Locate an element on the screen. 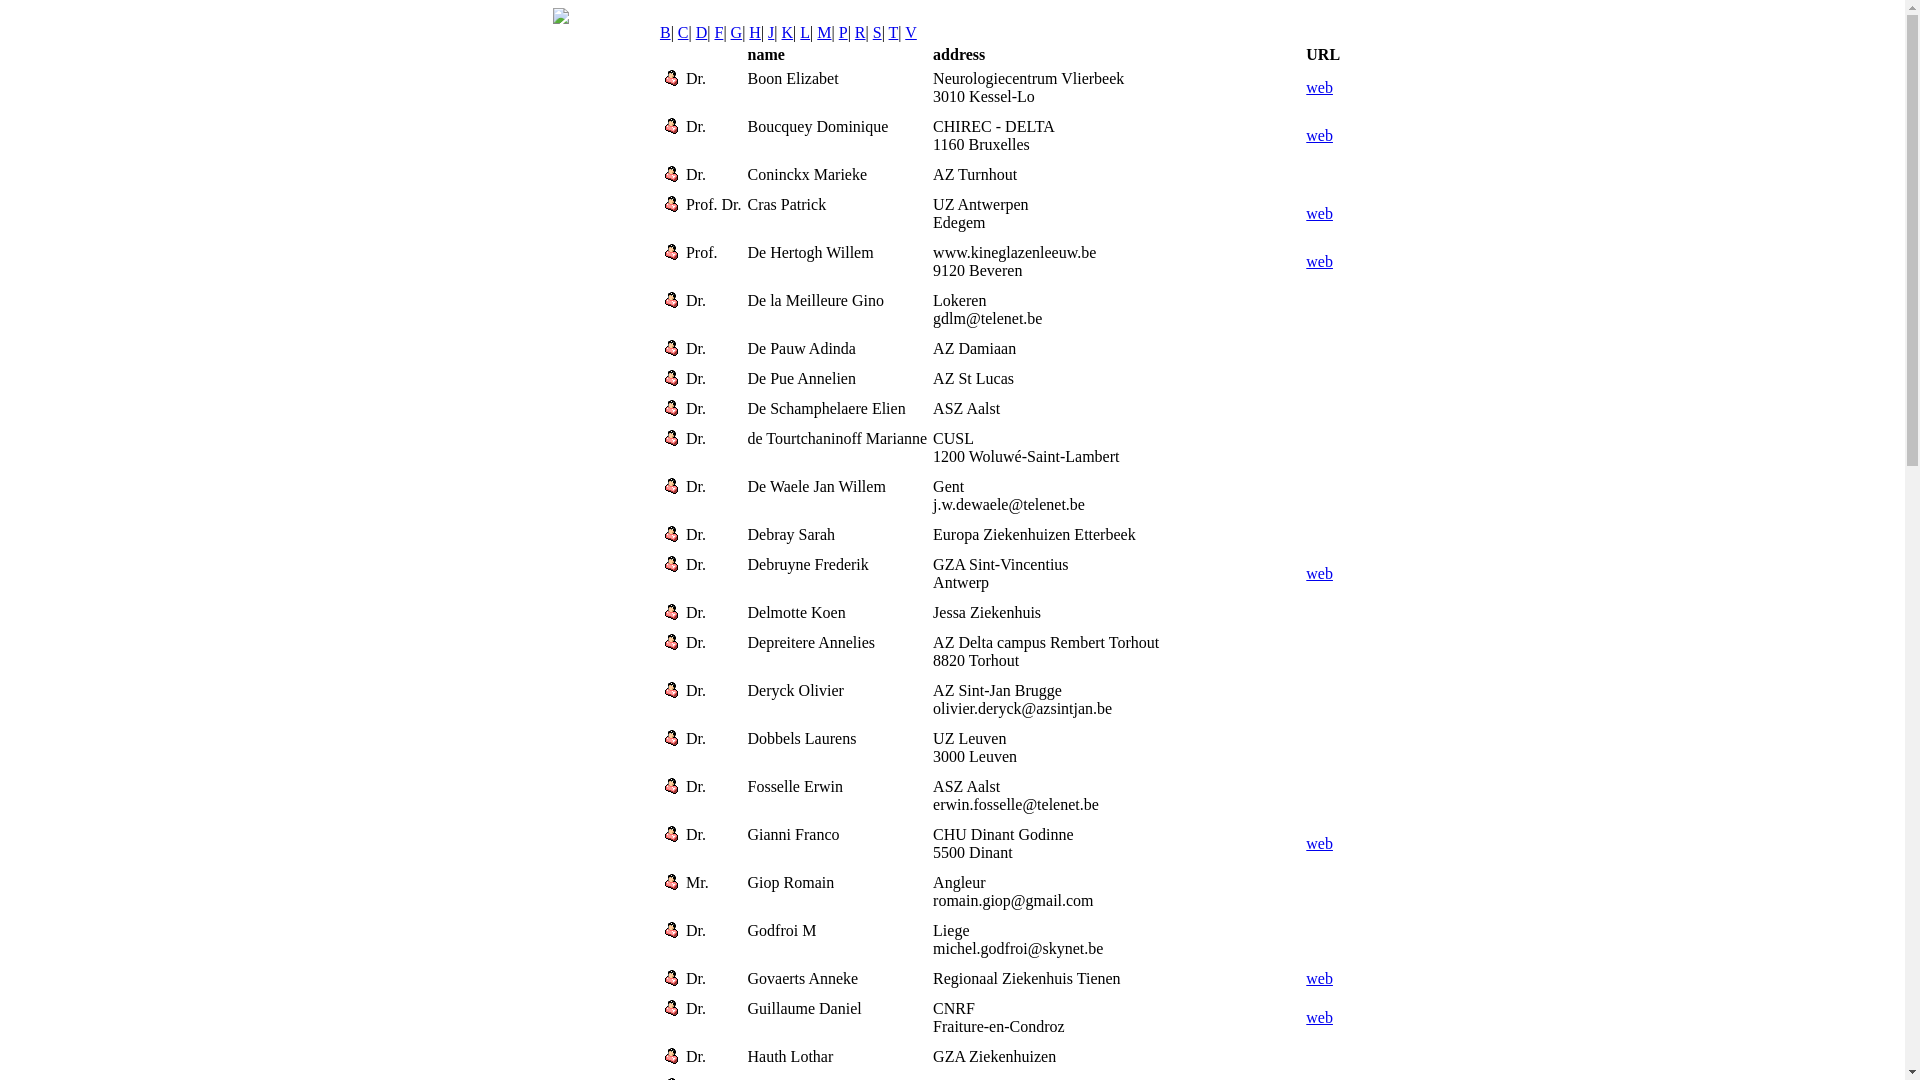  'G' is located at coordinates (729, 32).